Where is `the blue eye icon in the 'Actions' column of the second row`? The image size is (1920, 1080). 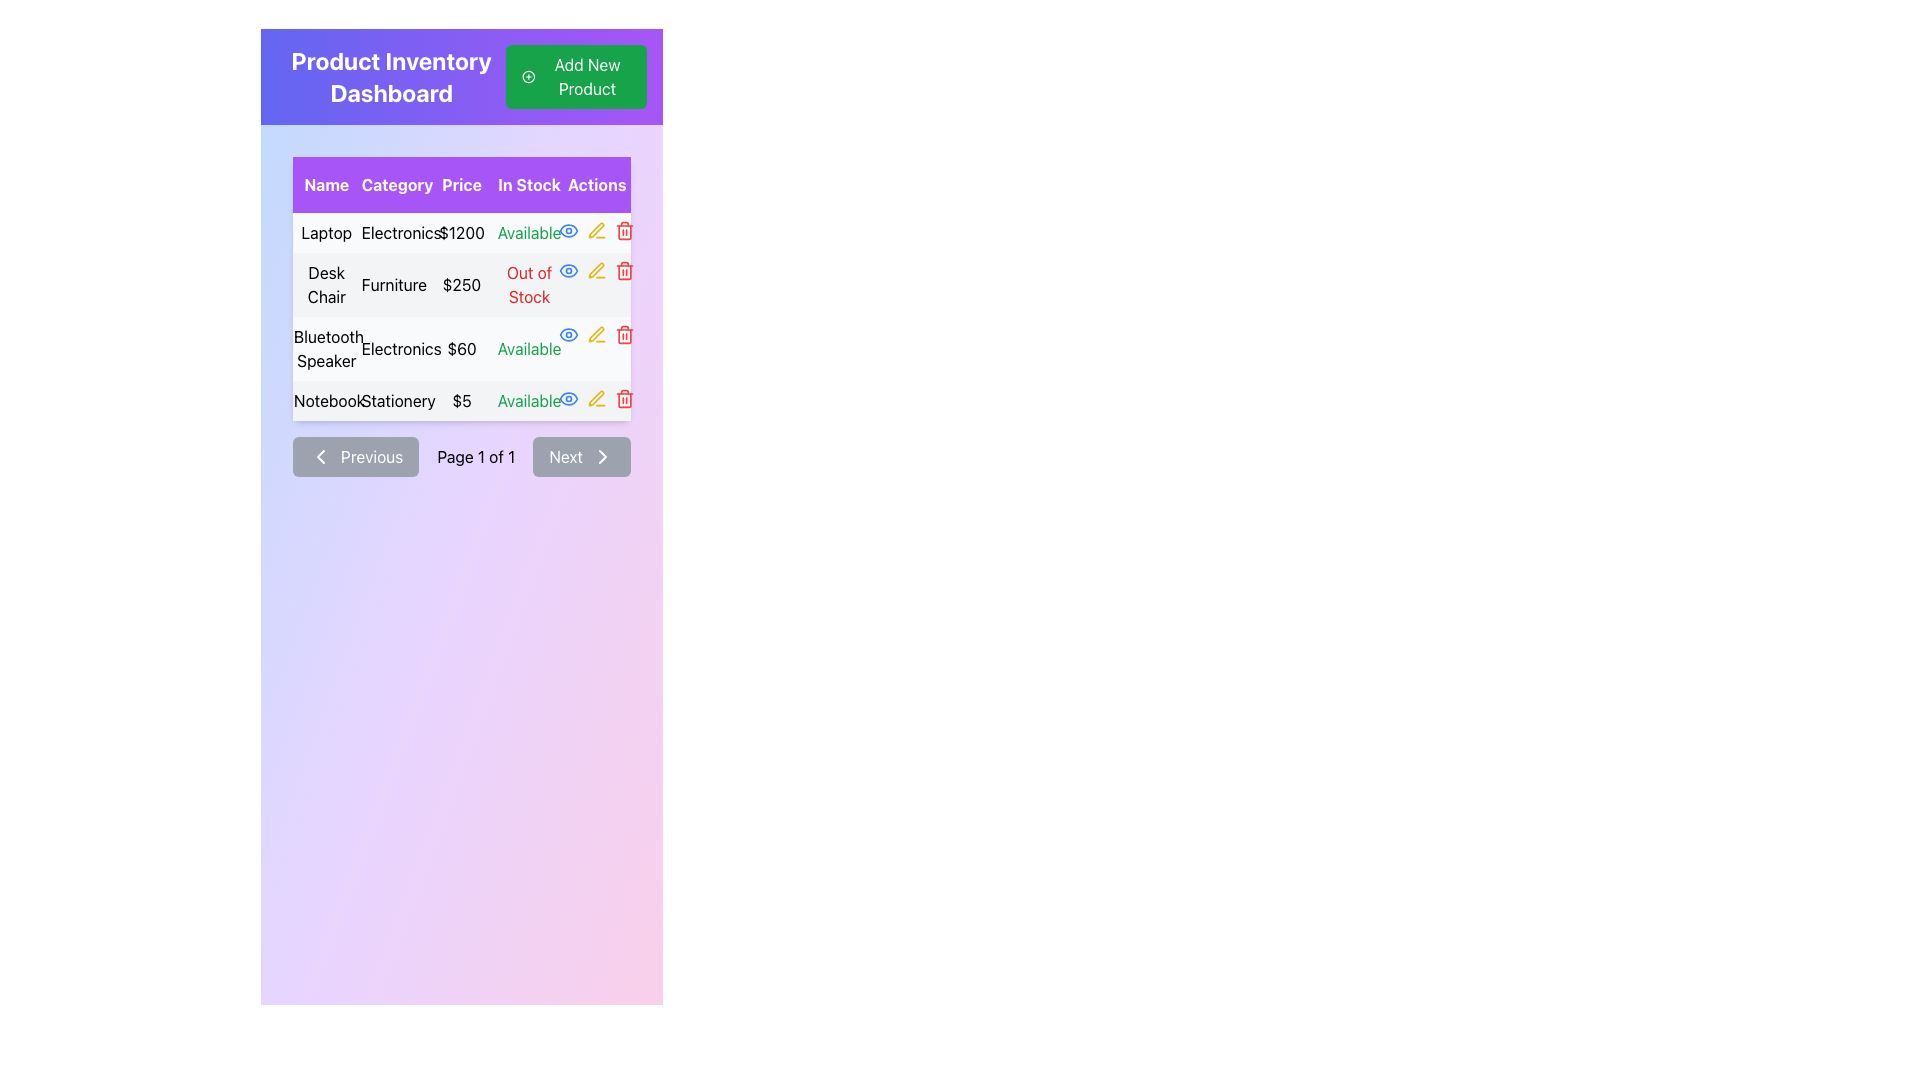 the blue eye icon in the 'Actions' column of the second row is located at coordinates (568, 270).